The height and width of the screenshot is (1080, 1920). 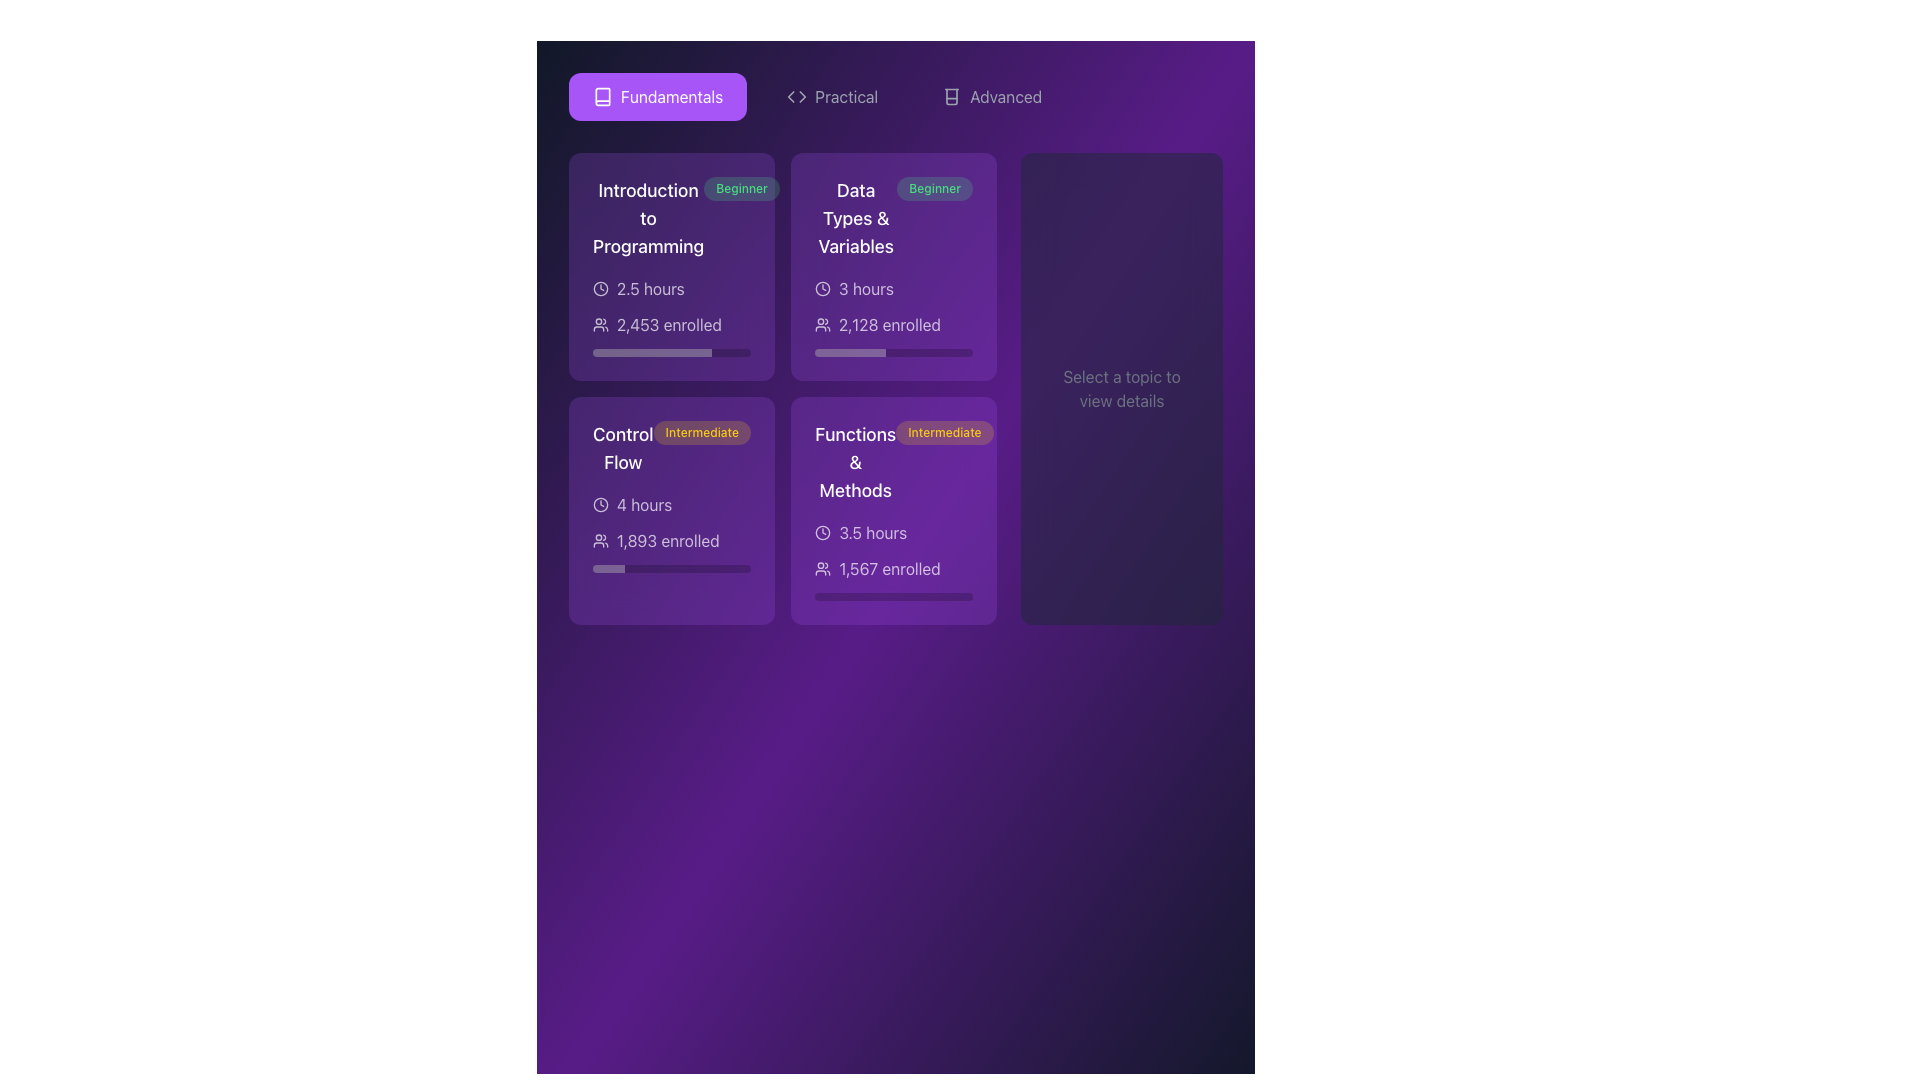 I want to click on displayed information from the Text Label with Icon that shows '3.5 hours' next to a clock icon, located in the fourth card of the lesson grid titled 'Functions & Methods', so click(x=892, y=531).